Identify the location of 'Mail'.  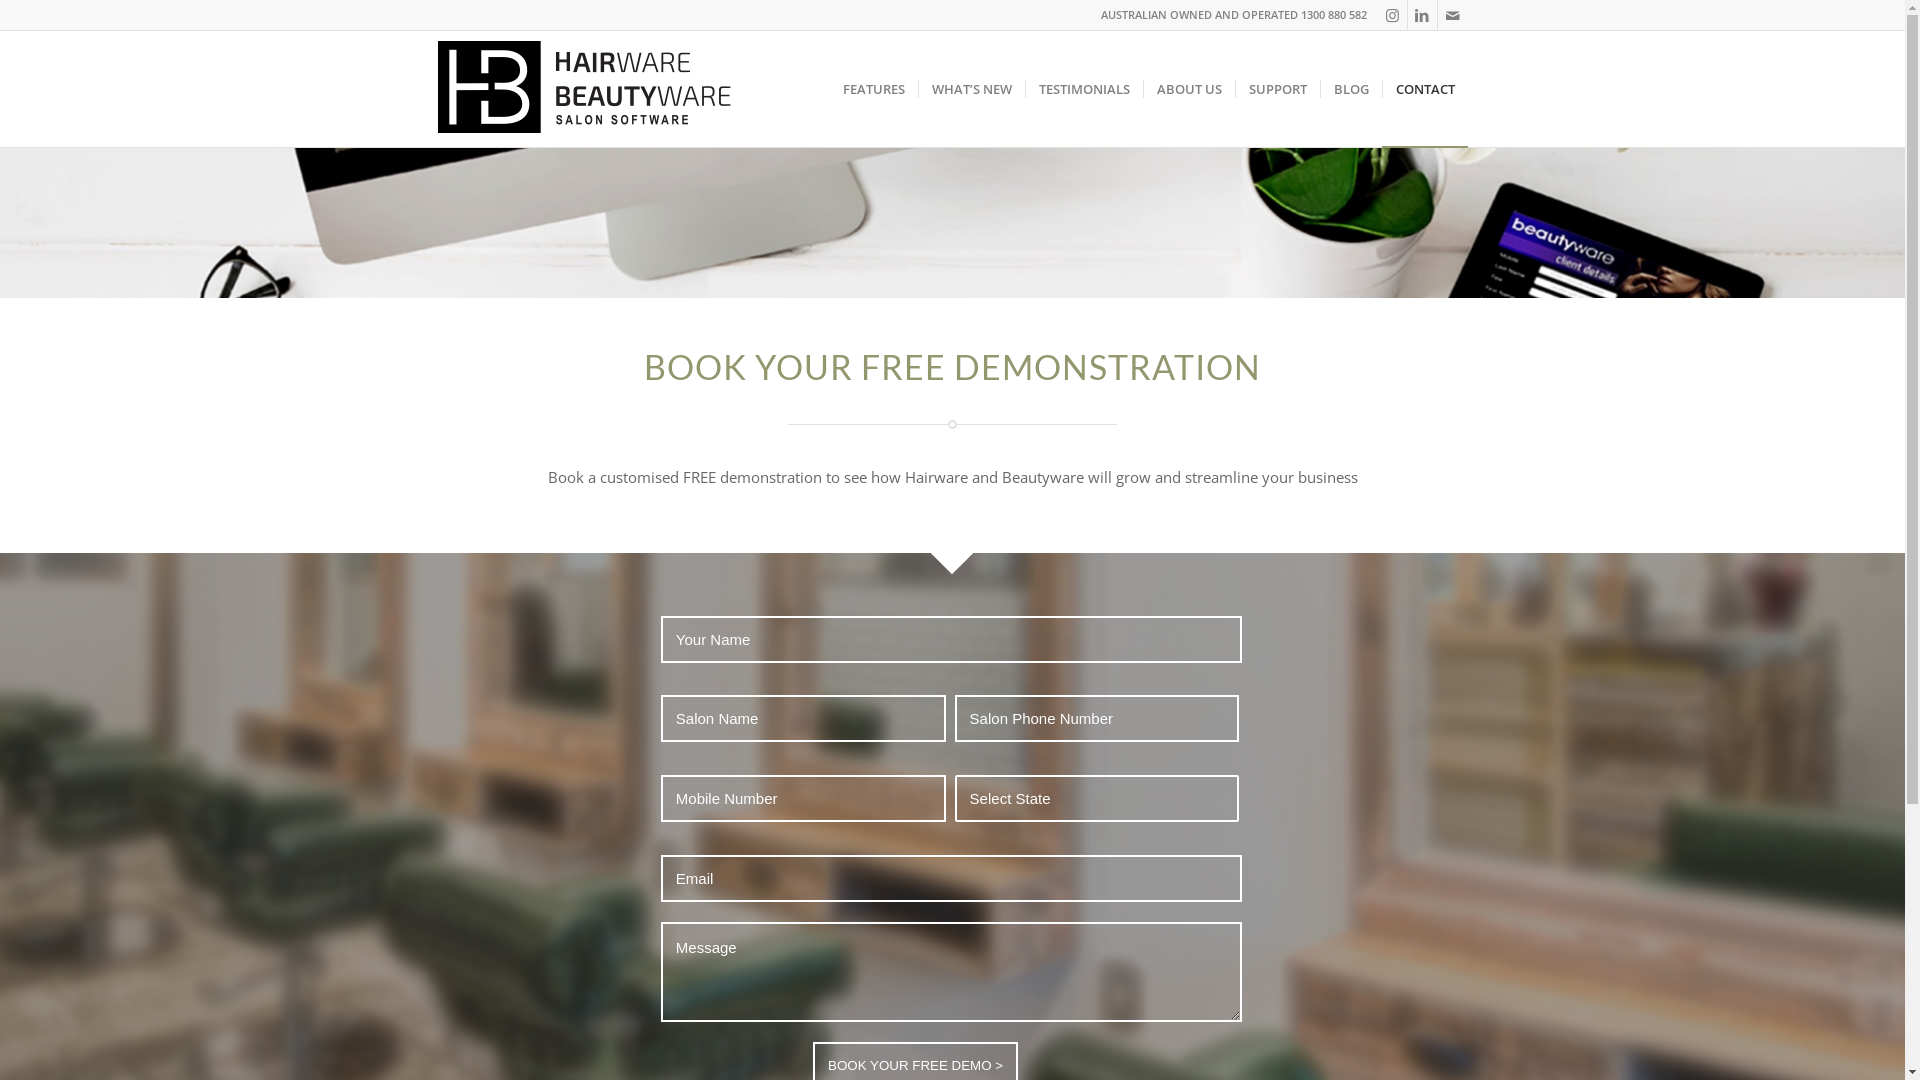
(1453, 15).